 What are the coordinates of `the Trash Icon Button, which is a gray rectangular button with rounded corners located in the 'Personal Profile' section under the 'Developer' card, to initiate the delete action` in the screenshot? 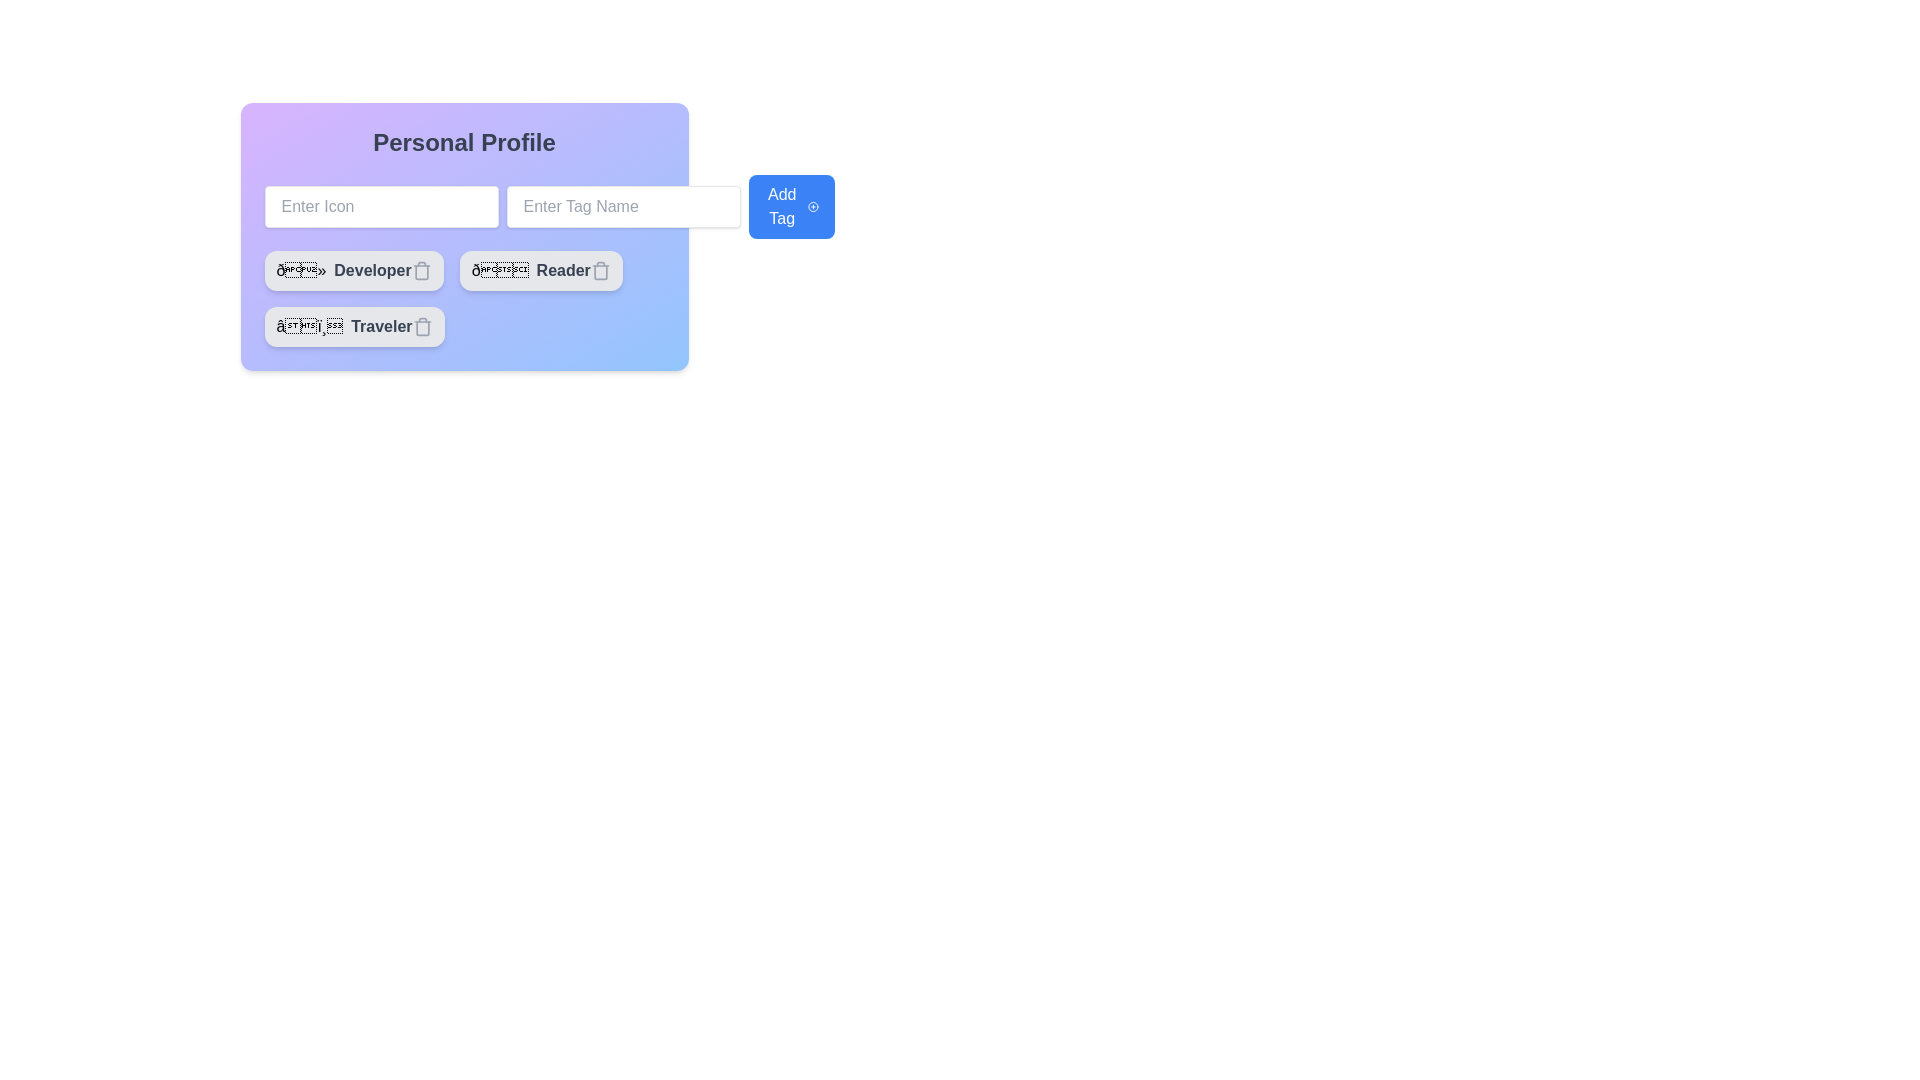 It's located at (420, 272).